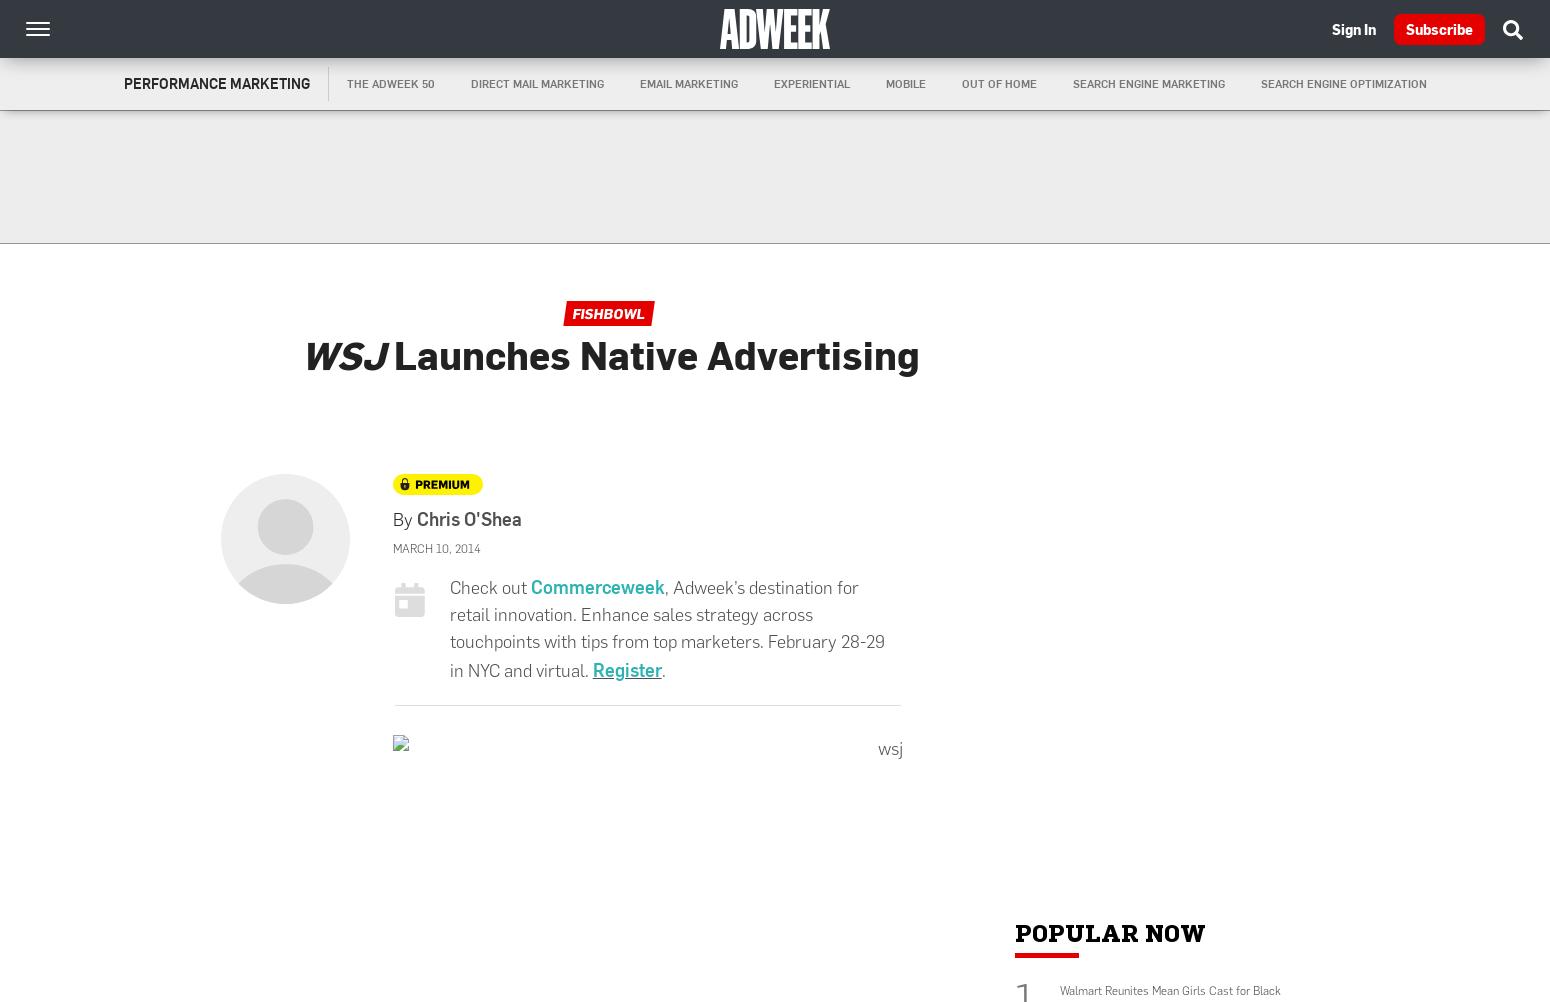 The width and height of the screenshot is (1550, 1002). What do you see at coordinates (591, 668) in the screenshot?
I see `'Register'` at bounding box center [591, 668].